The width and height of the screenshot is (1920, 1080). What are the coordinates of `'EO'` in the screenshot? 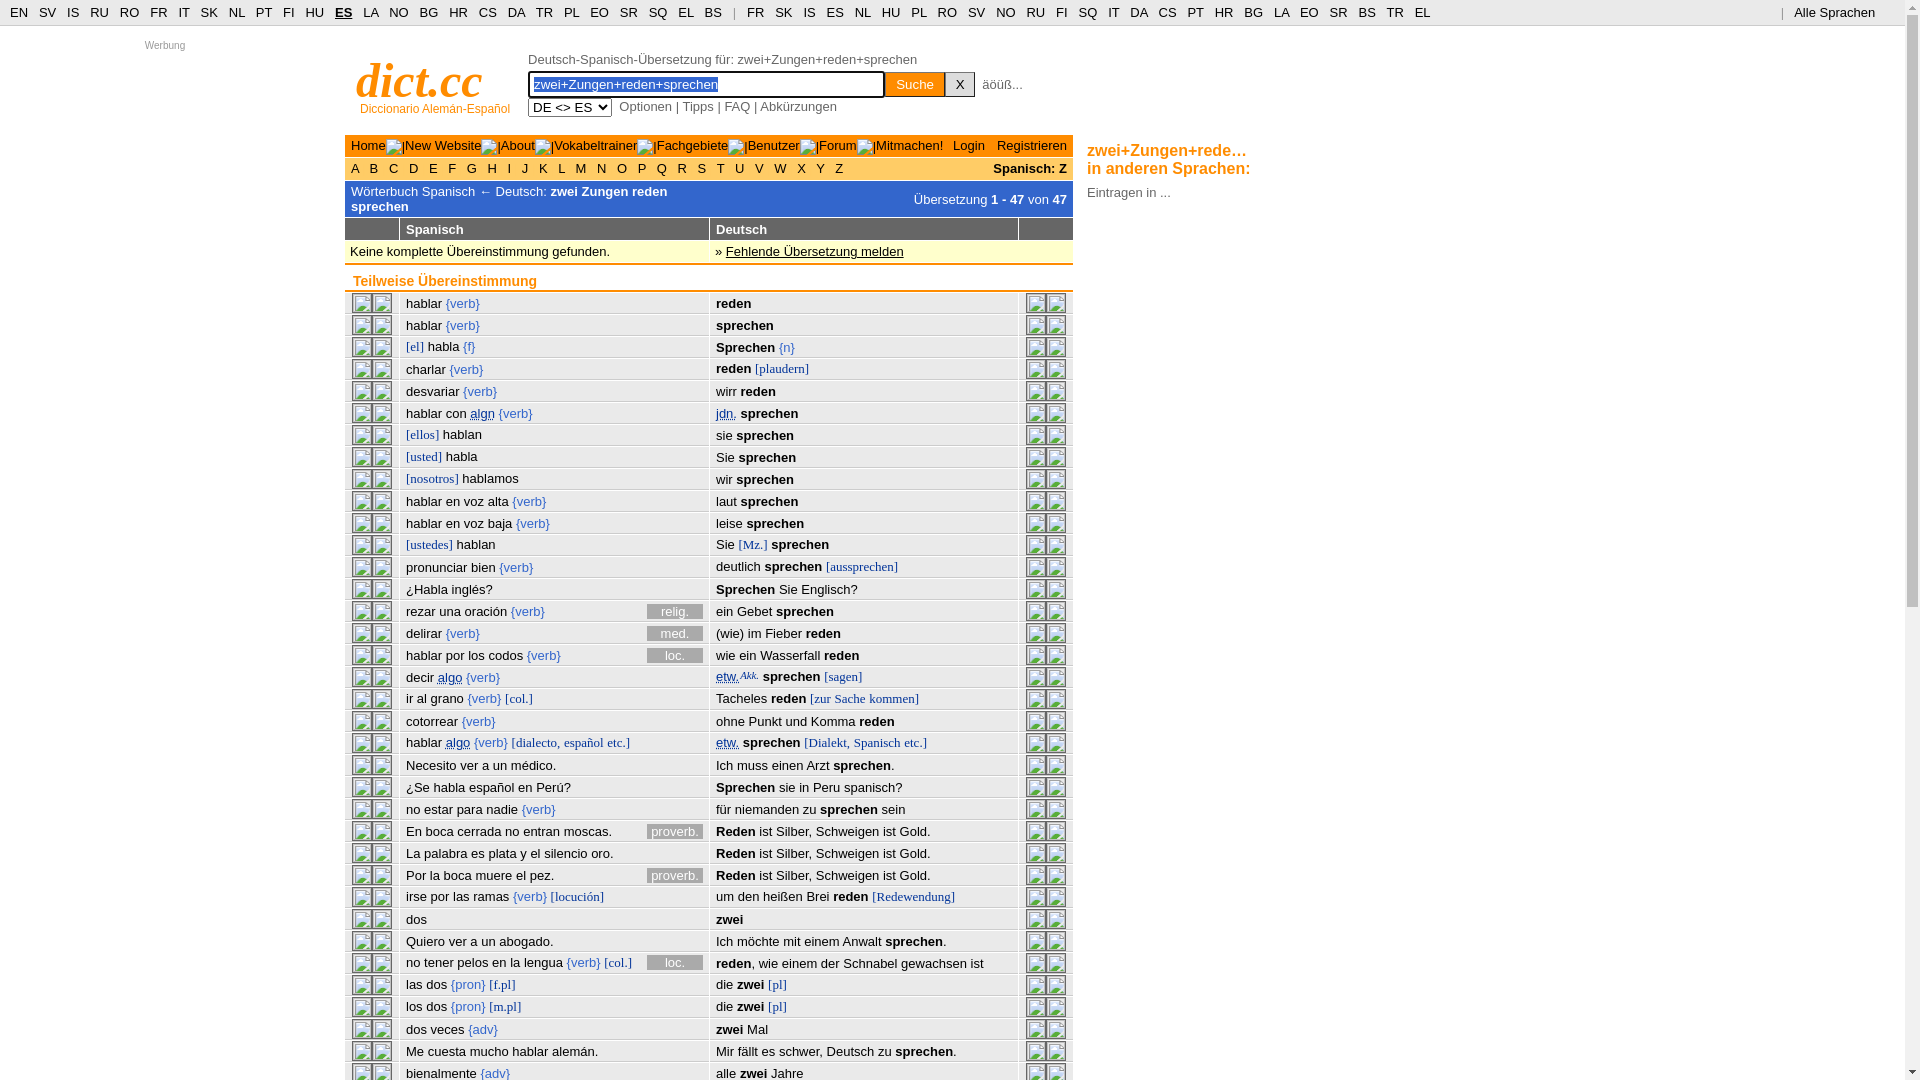 It's located at (1300, 12).